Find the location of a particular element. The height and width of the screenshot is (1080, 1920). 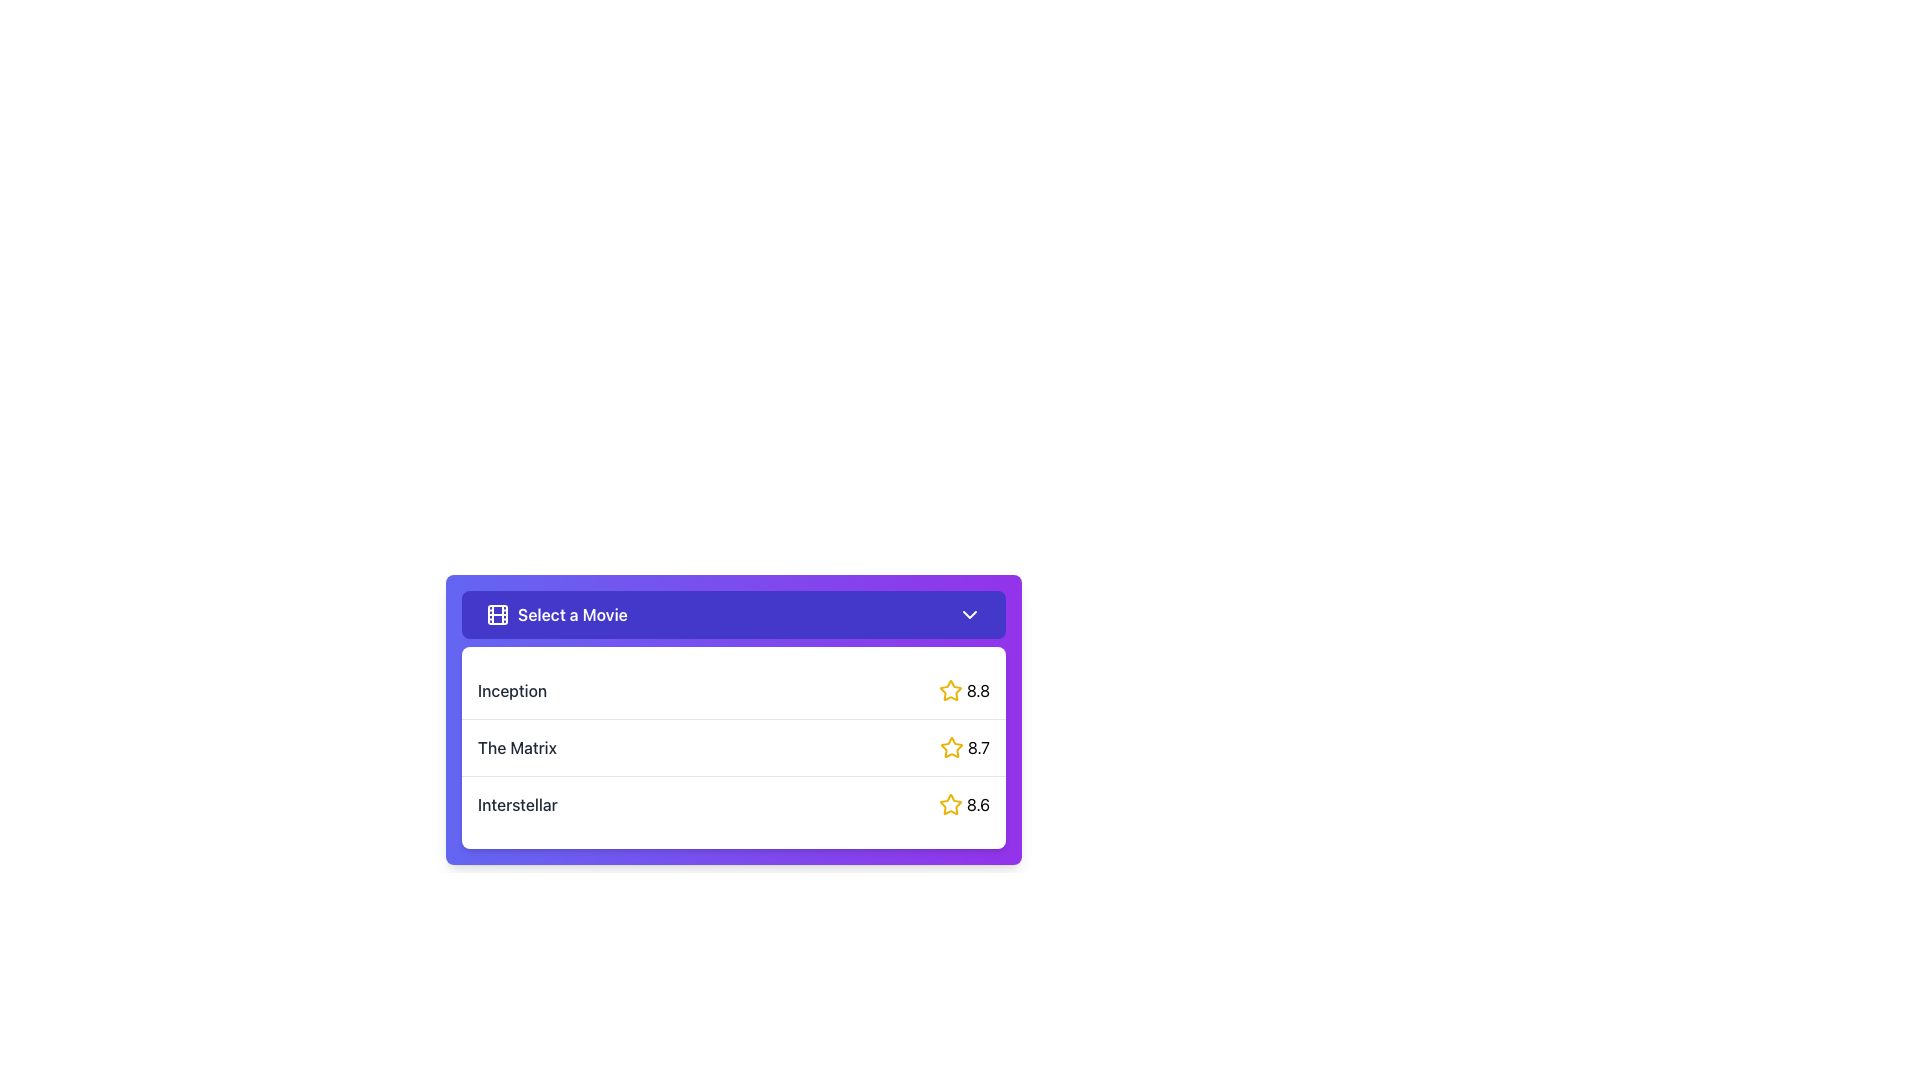

the favorite indicator icon located to the left of the text '8.8' for the item 'Inception' in the dropdown menu is located at coordinates (949, 689).